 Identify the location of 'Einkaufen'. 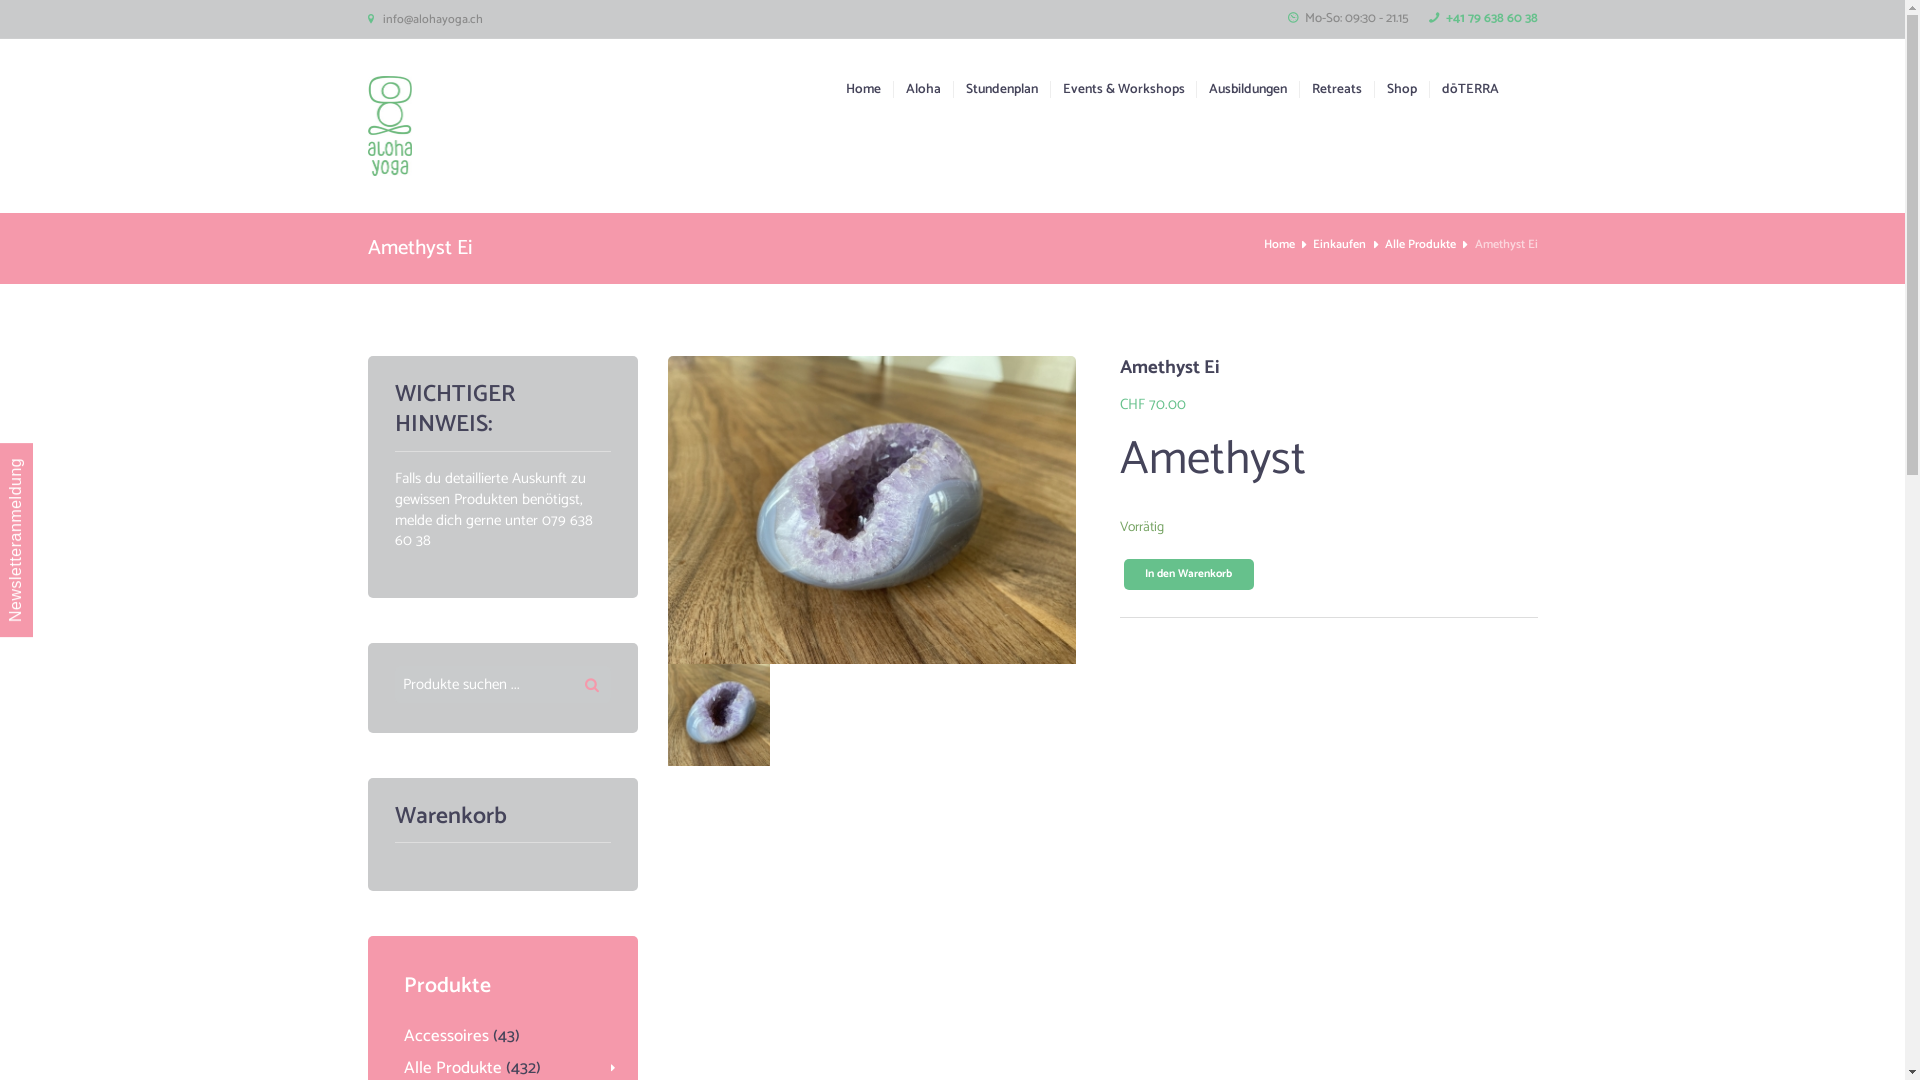
(1339, 244).